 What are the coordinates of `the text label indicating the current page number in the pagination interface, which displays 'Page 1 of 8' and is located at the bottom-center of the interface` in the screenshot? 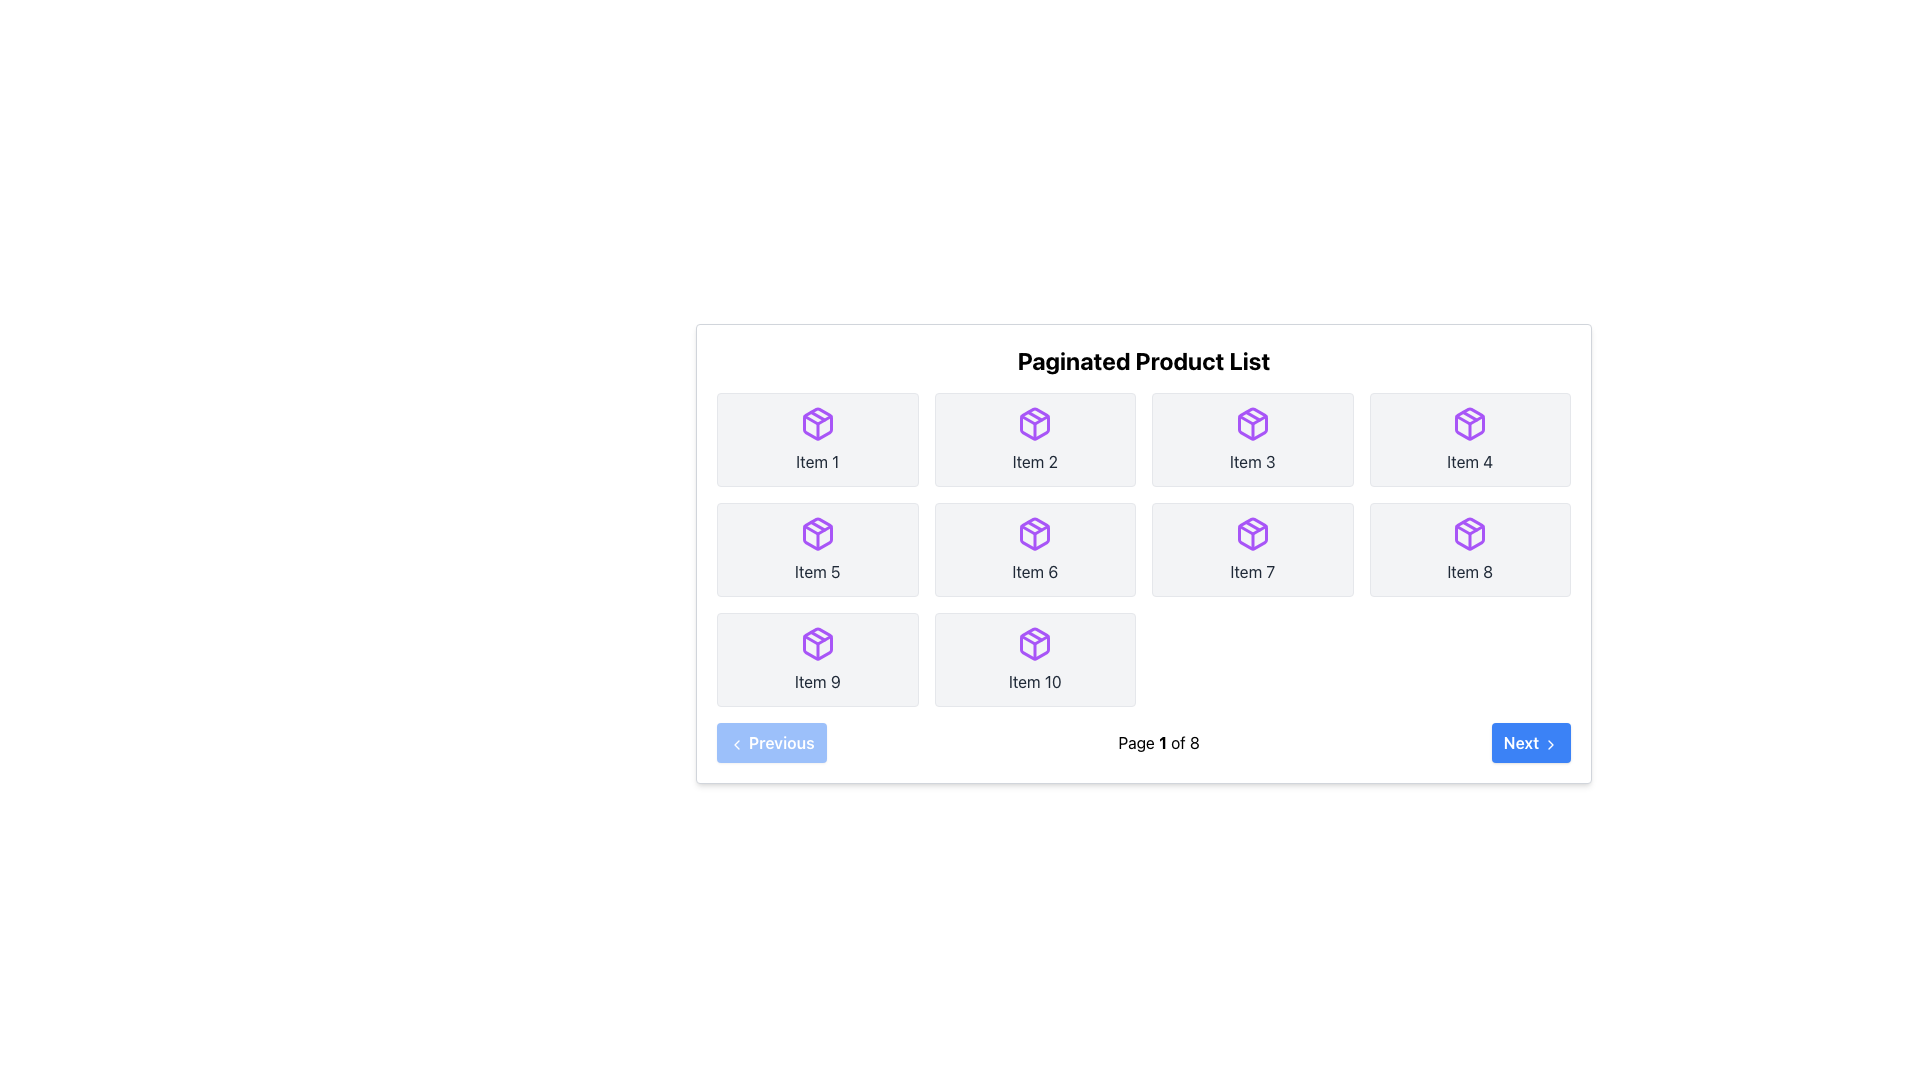 It's located at (1162, 743).